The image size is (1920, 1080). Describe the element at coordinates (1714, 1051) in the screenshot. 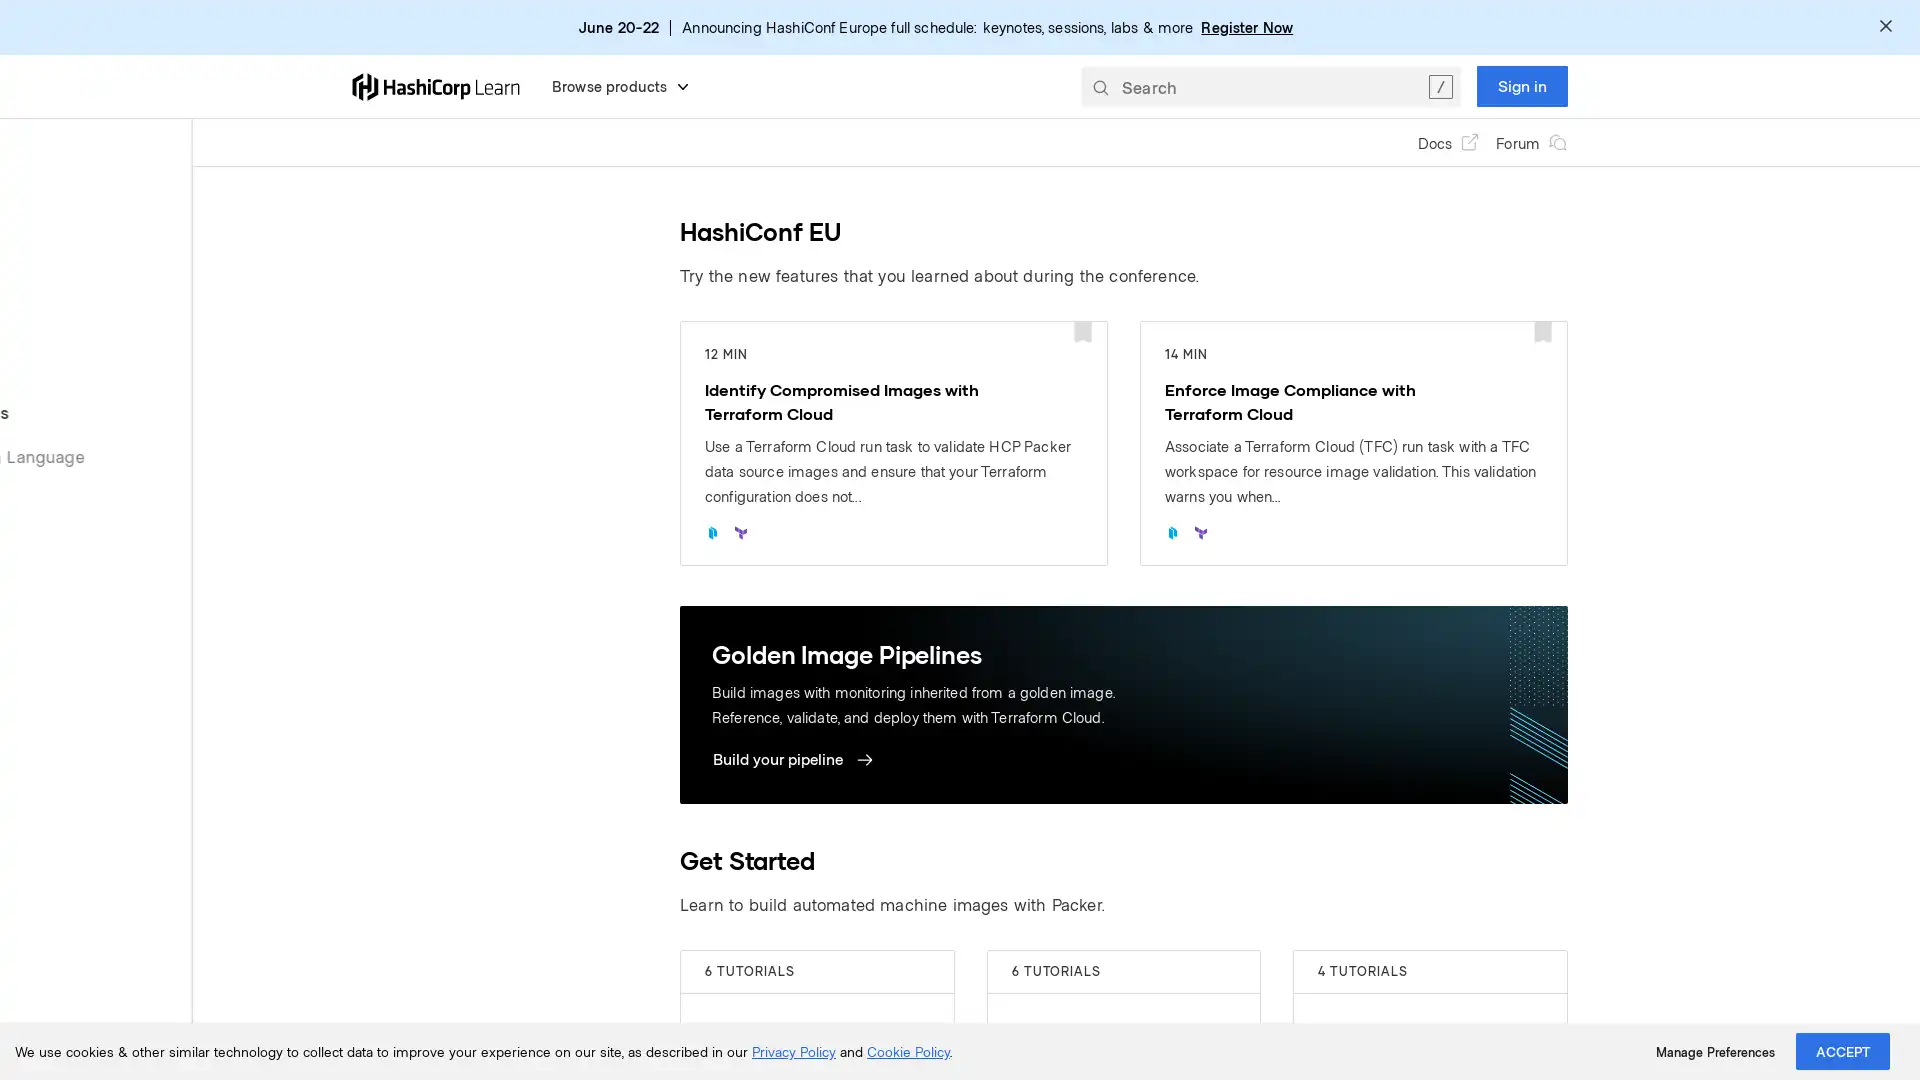

I see `Manage Preferences` at that location.